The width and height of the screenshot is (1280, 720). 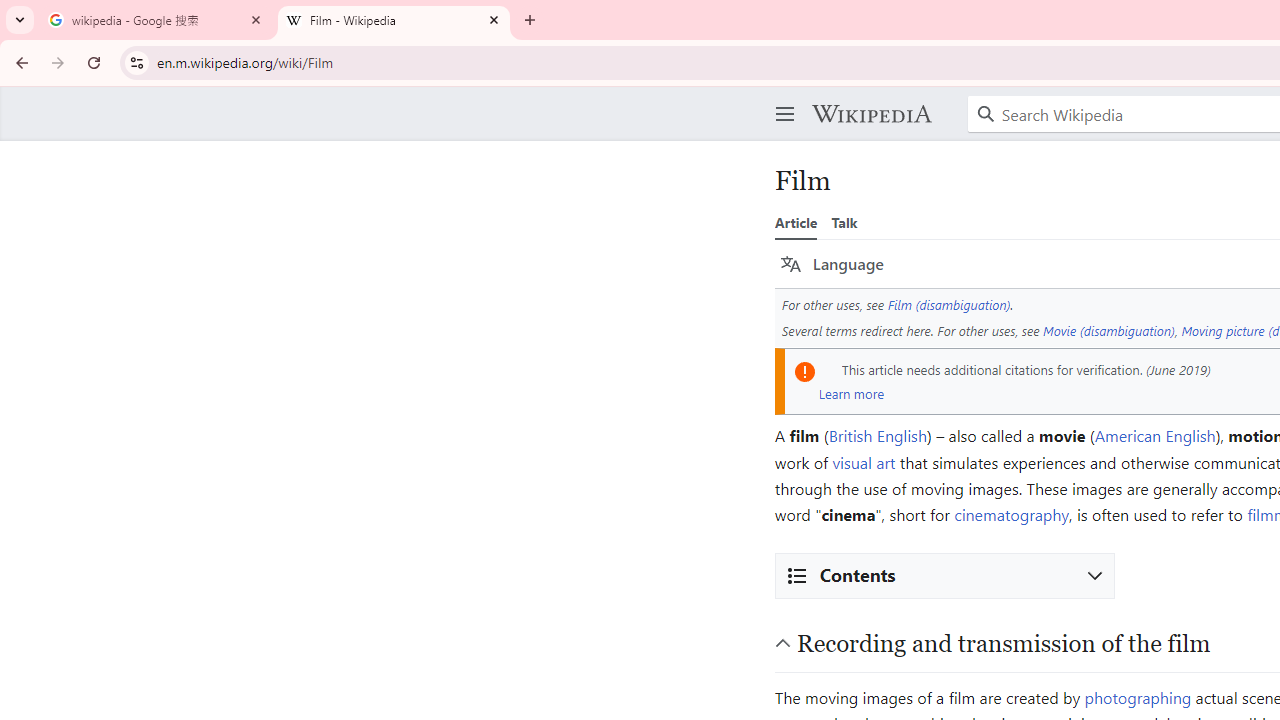 I want to click on 'American English', so click(x=1155, y=434).